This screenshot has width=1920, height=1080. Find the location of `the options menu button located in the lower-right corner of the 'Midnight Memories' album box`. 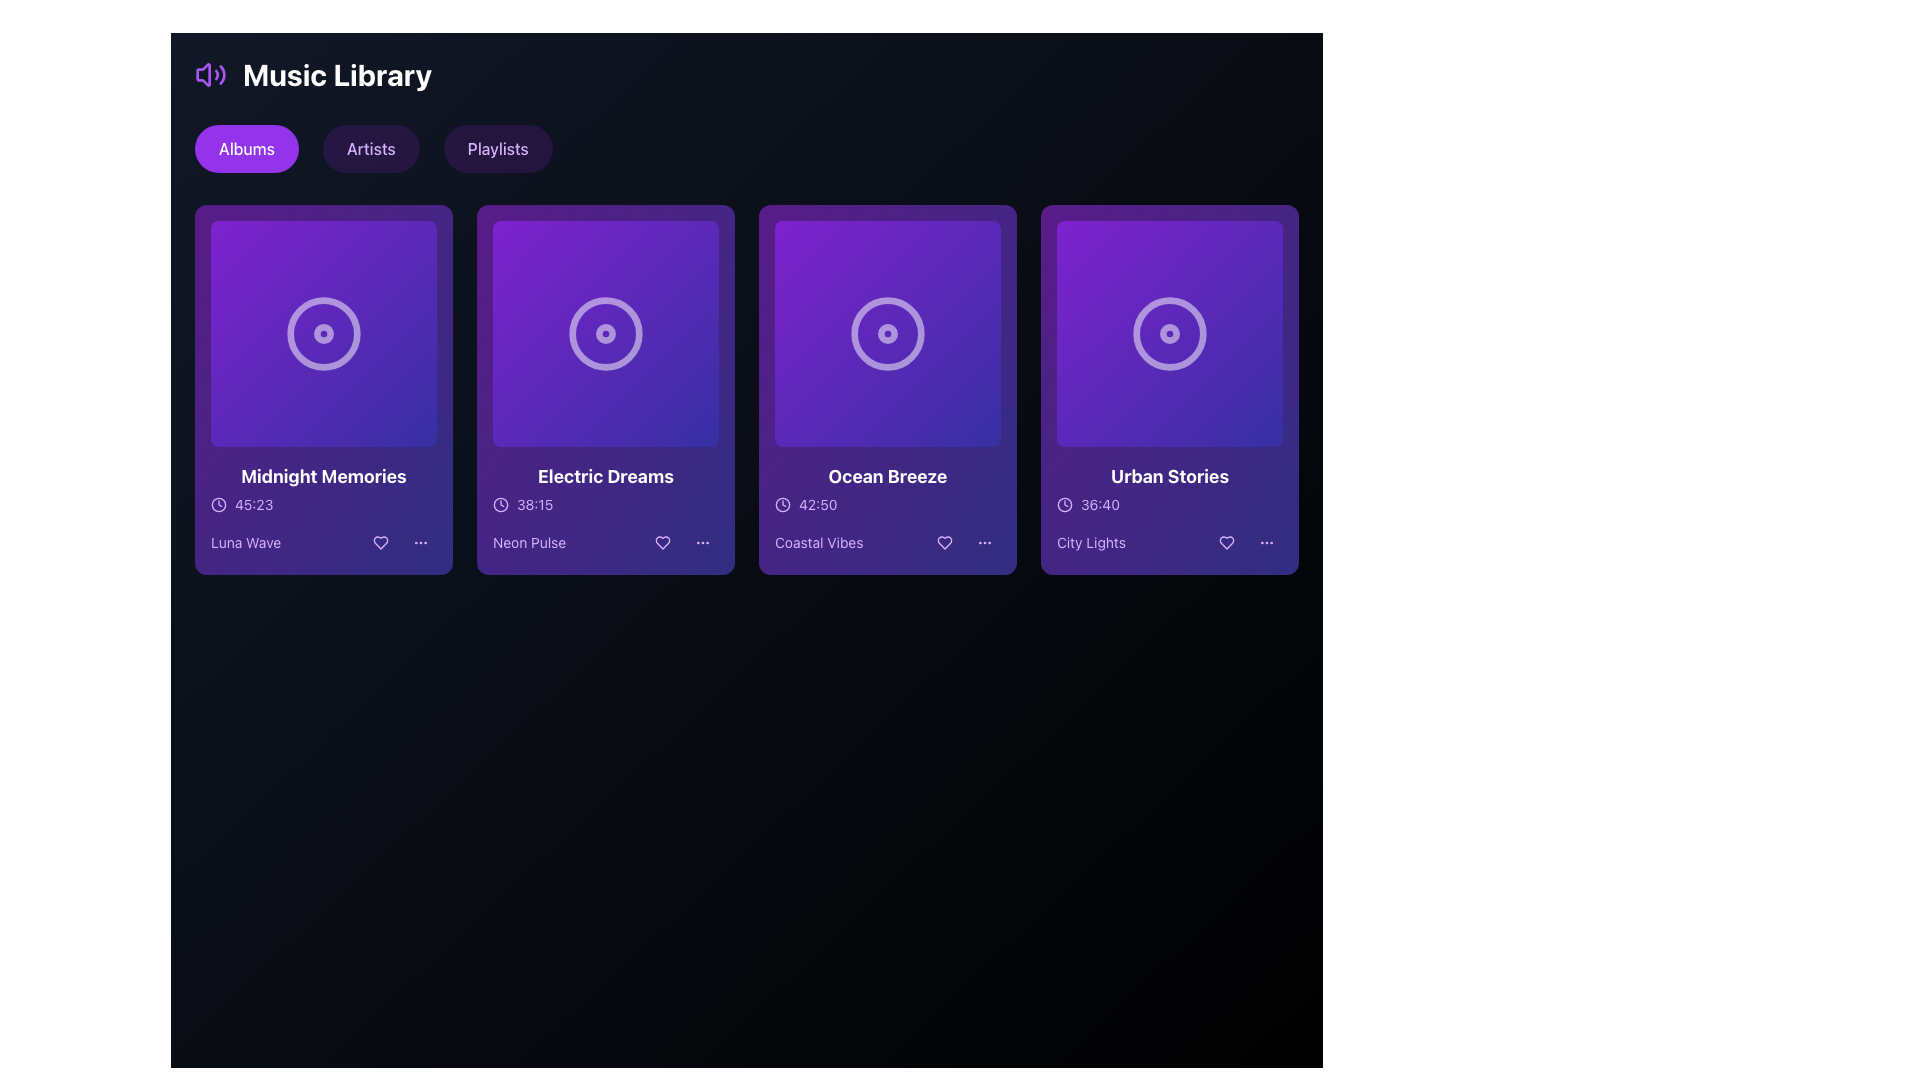

the options menu button located in the lower-right corner of the 'Midnight Memories' album box is located at coordinates (420, 543).